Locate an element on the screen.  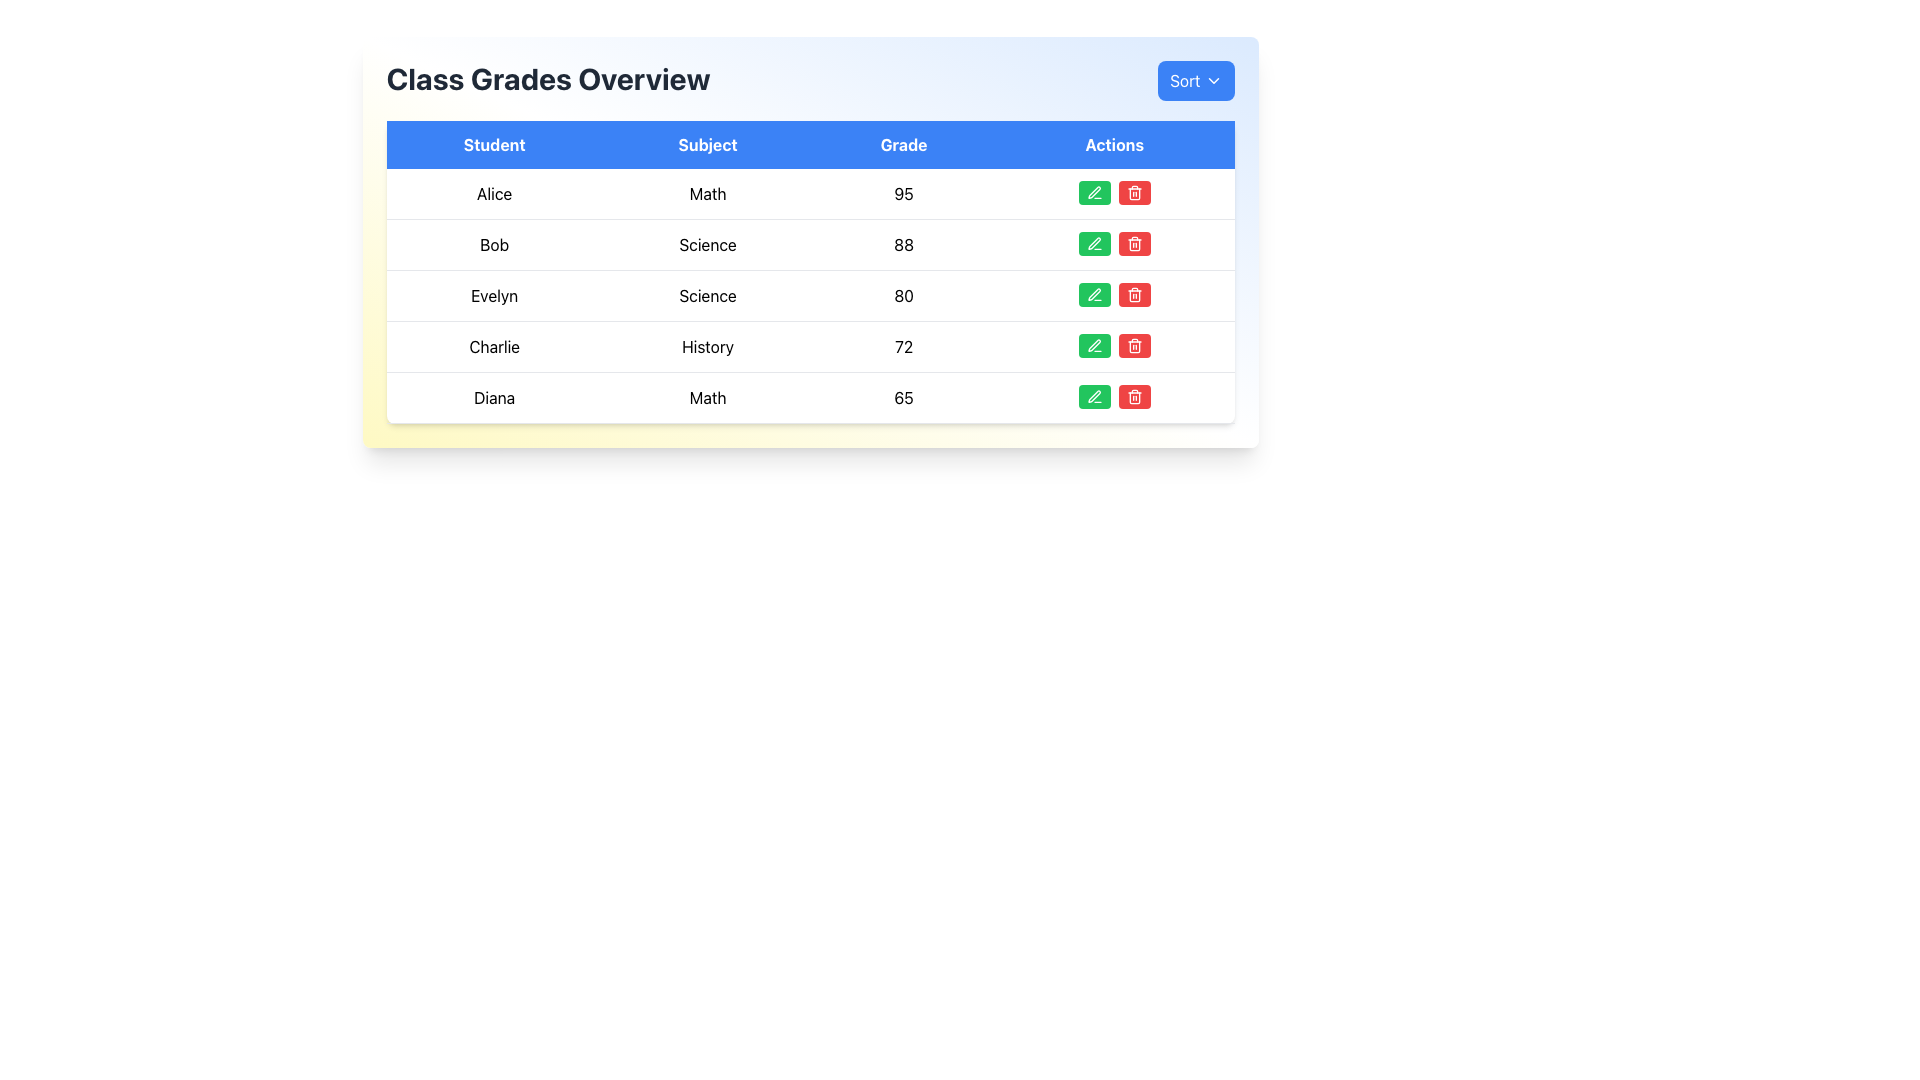
the edit button located in the 'Actions' column of the second row in the table layout is located at coordinates (1093, 242).